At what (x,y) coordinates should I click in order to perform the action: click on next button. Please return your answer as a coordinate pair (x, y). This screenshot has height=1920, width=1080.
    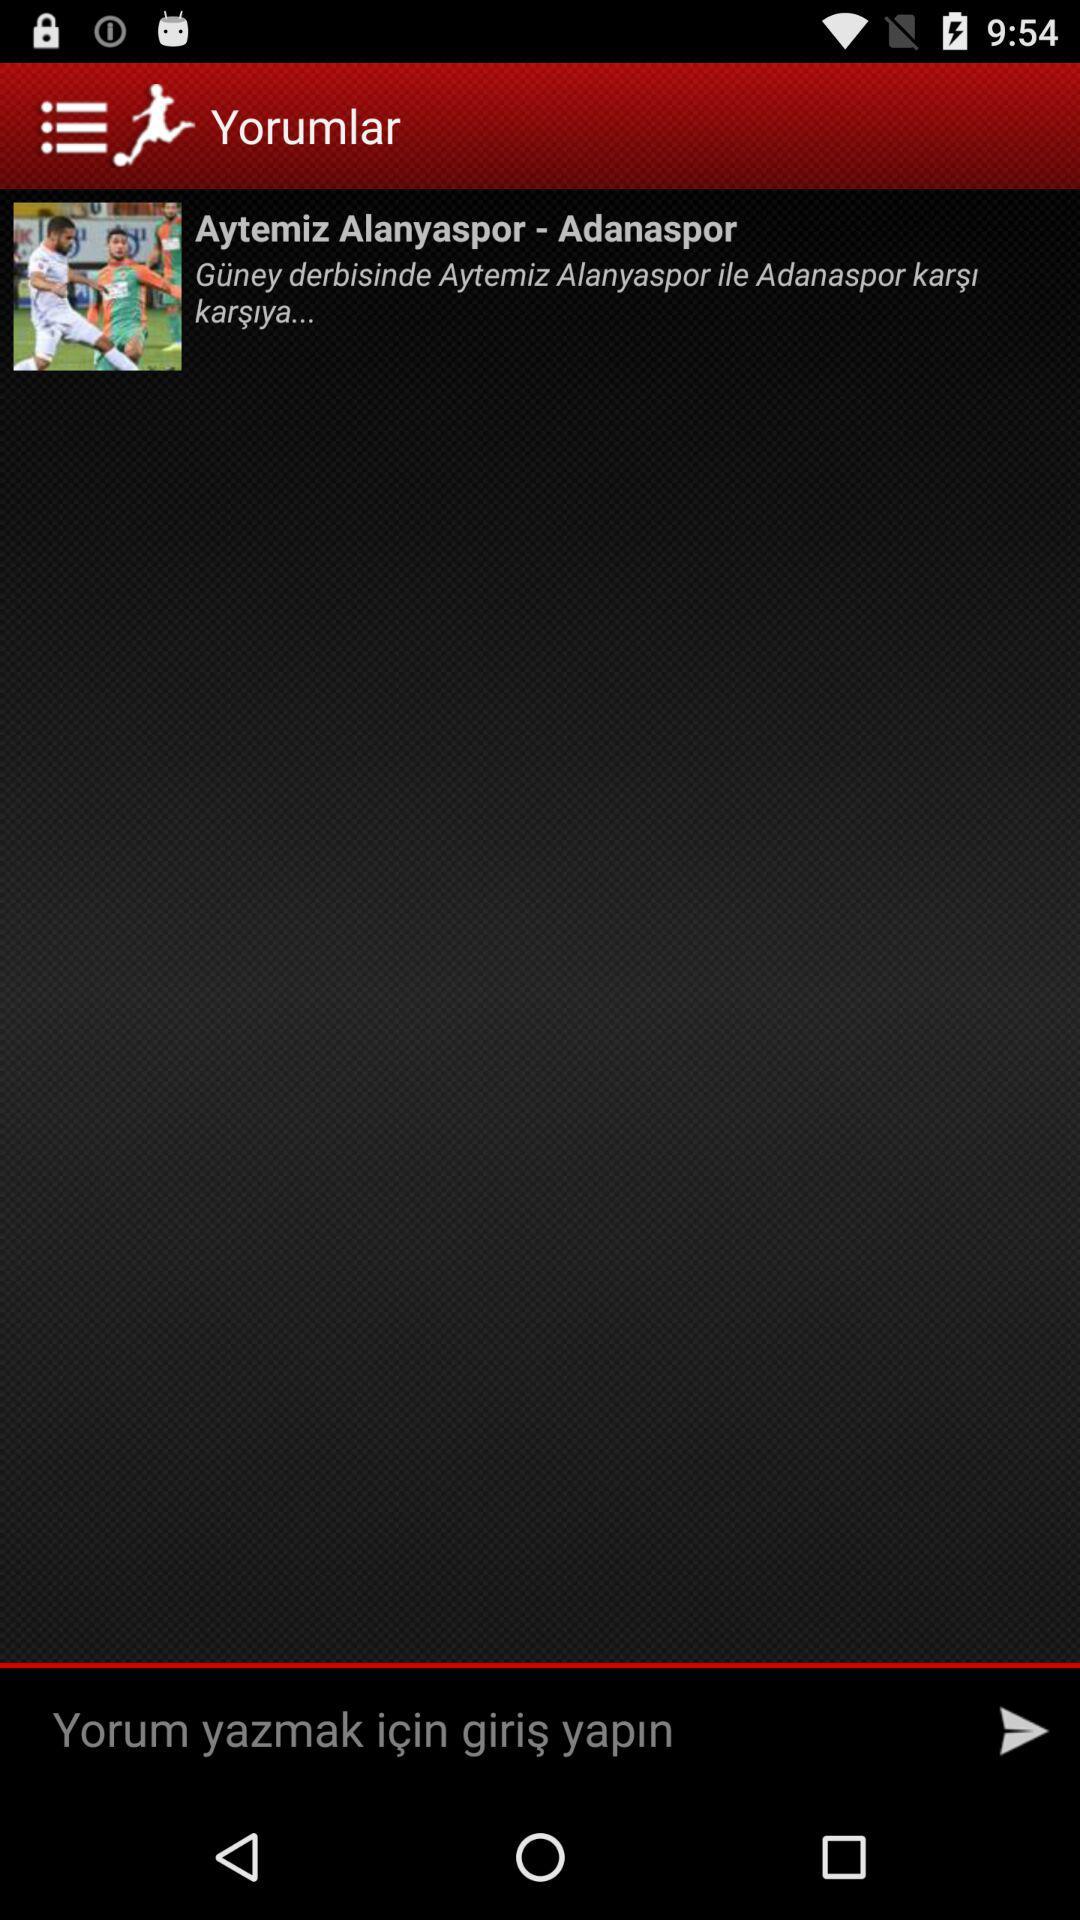
    Looking at the image, I should click on (1024, 1730).